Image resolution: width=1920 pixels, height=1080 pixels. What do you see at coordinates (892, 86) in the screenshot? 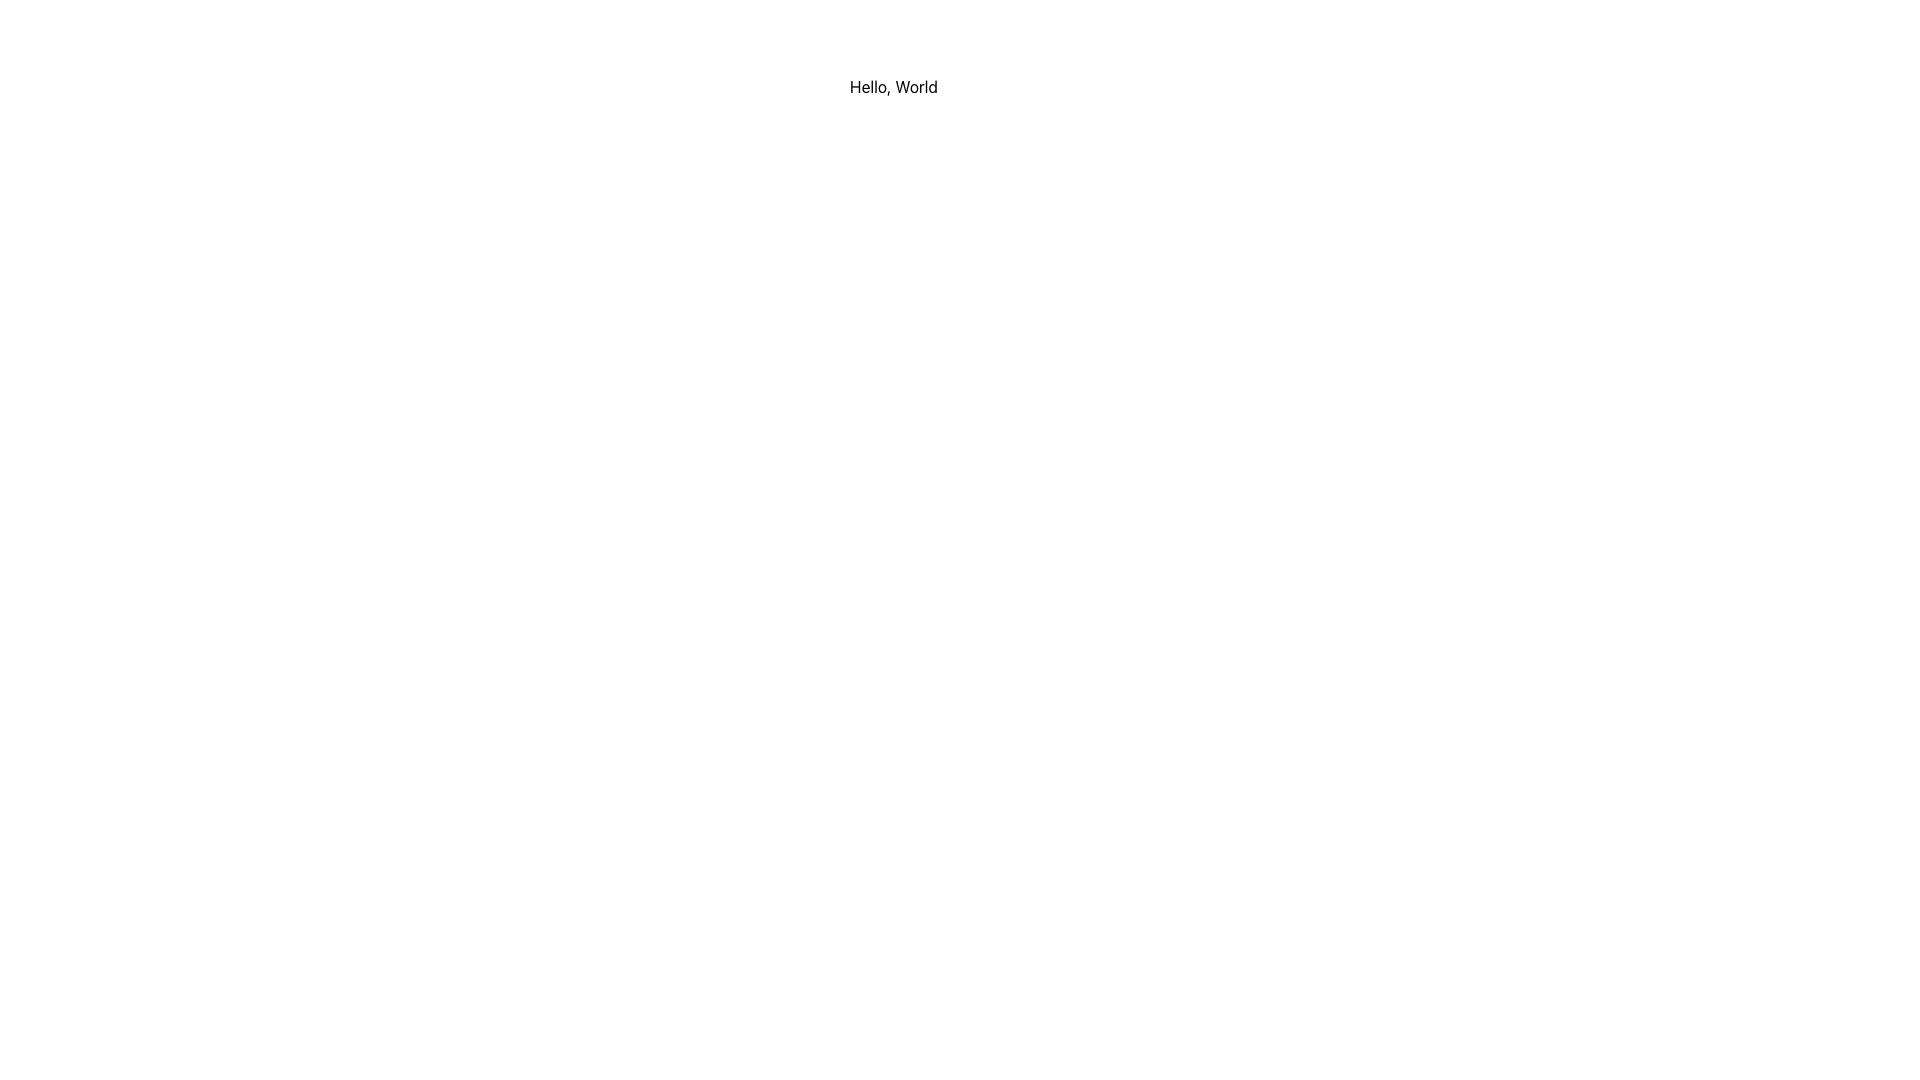
I see `the Text Label element that states 'Hello, World', which is located at the top of its white background panel` at bounding box center [892, 86].